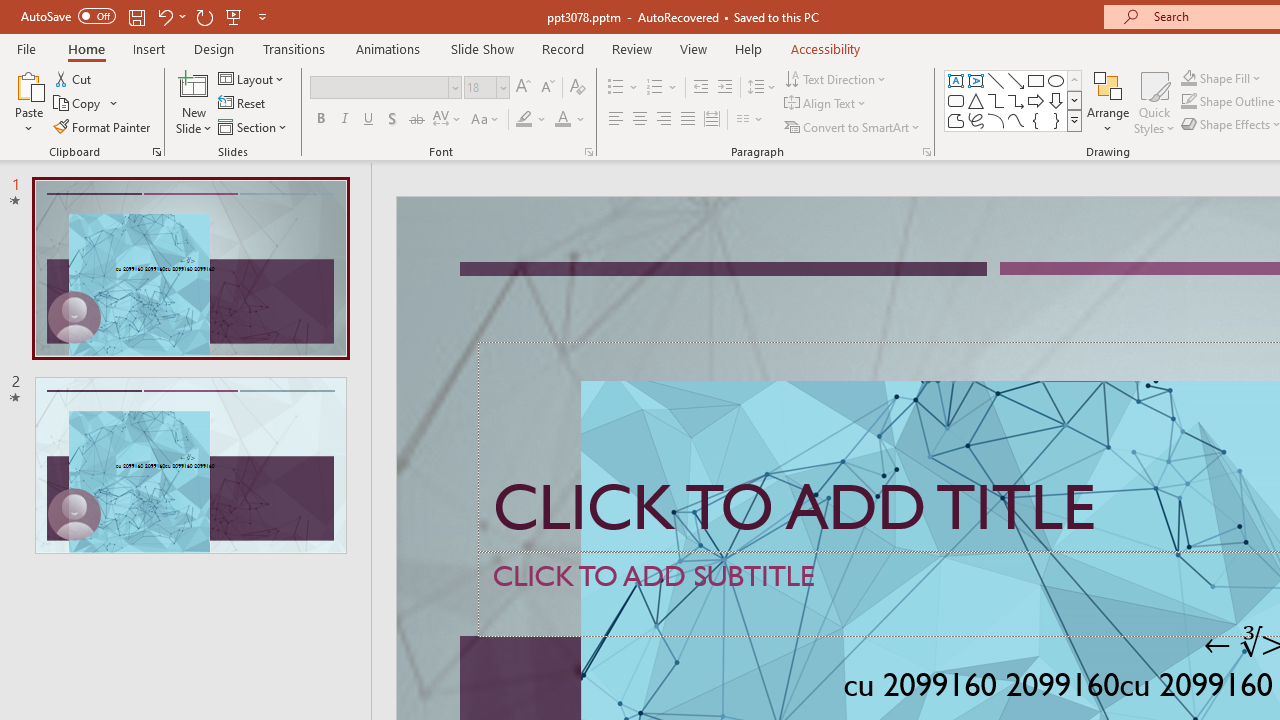 The width and height of the screenshot is (1280, 720). What do you see at coordinates (615, 119) in the screenshot?
I see `'Align Left'` at bounding box center [615, 119].